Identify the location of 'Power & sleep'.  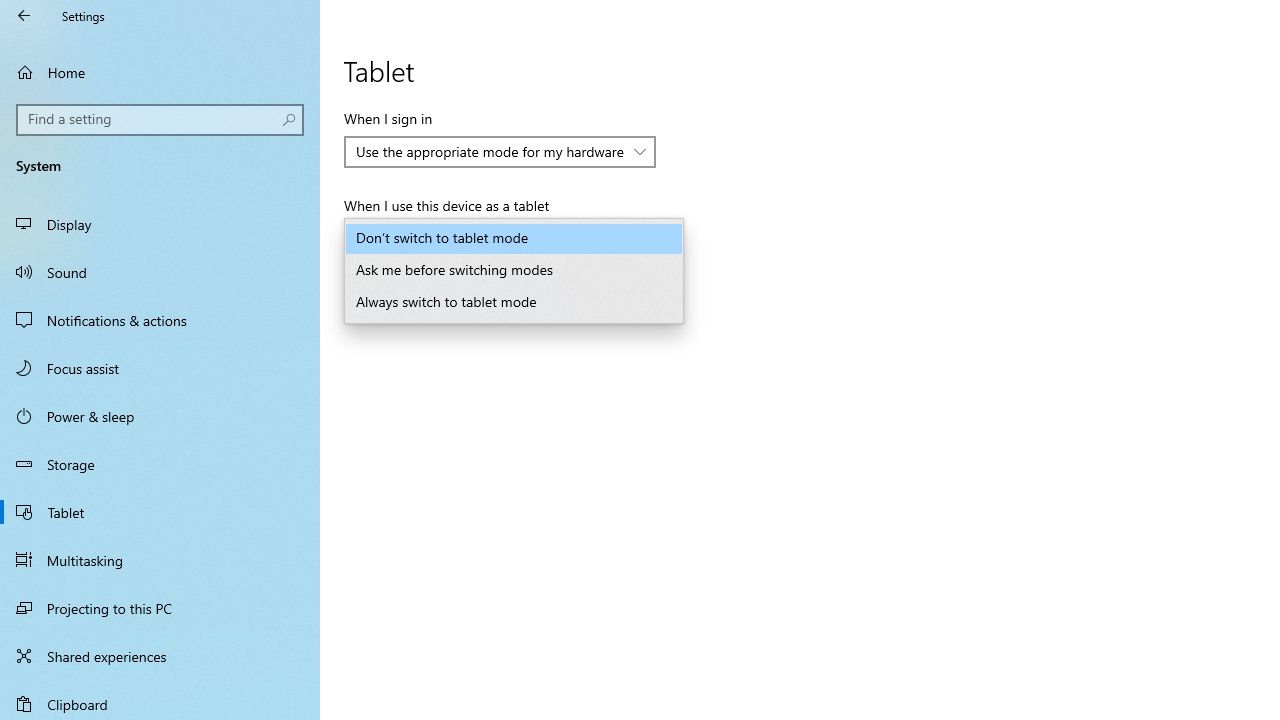
(160, 414).